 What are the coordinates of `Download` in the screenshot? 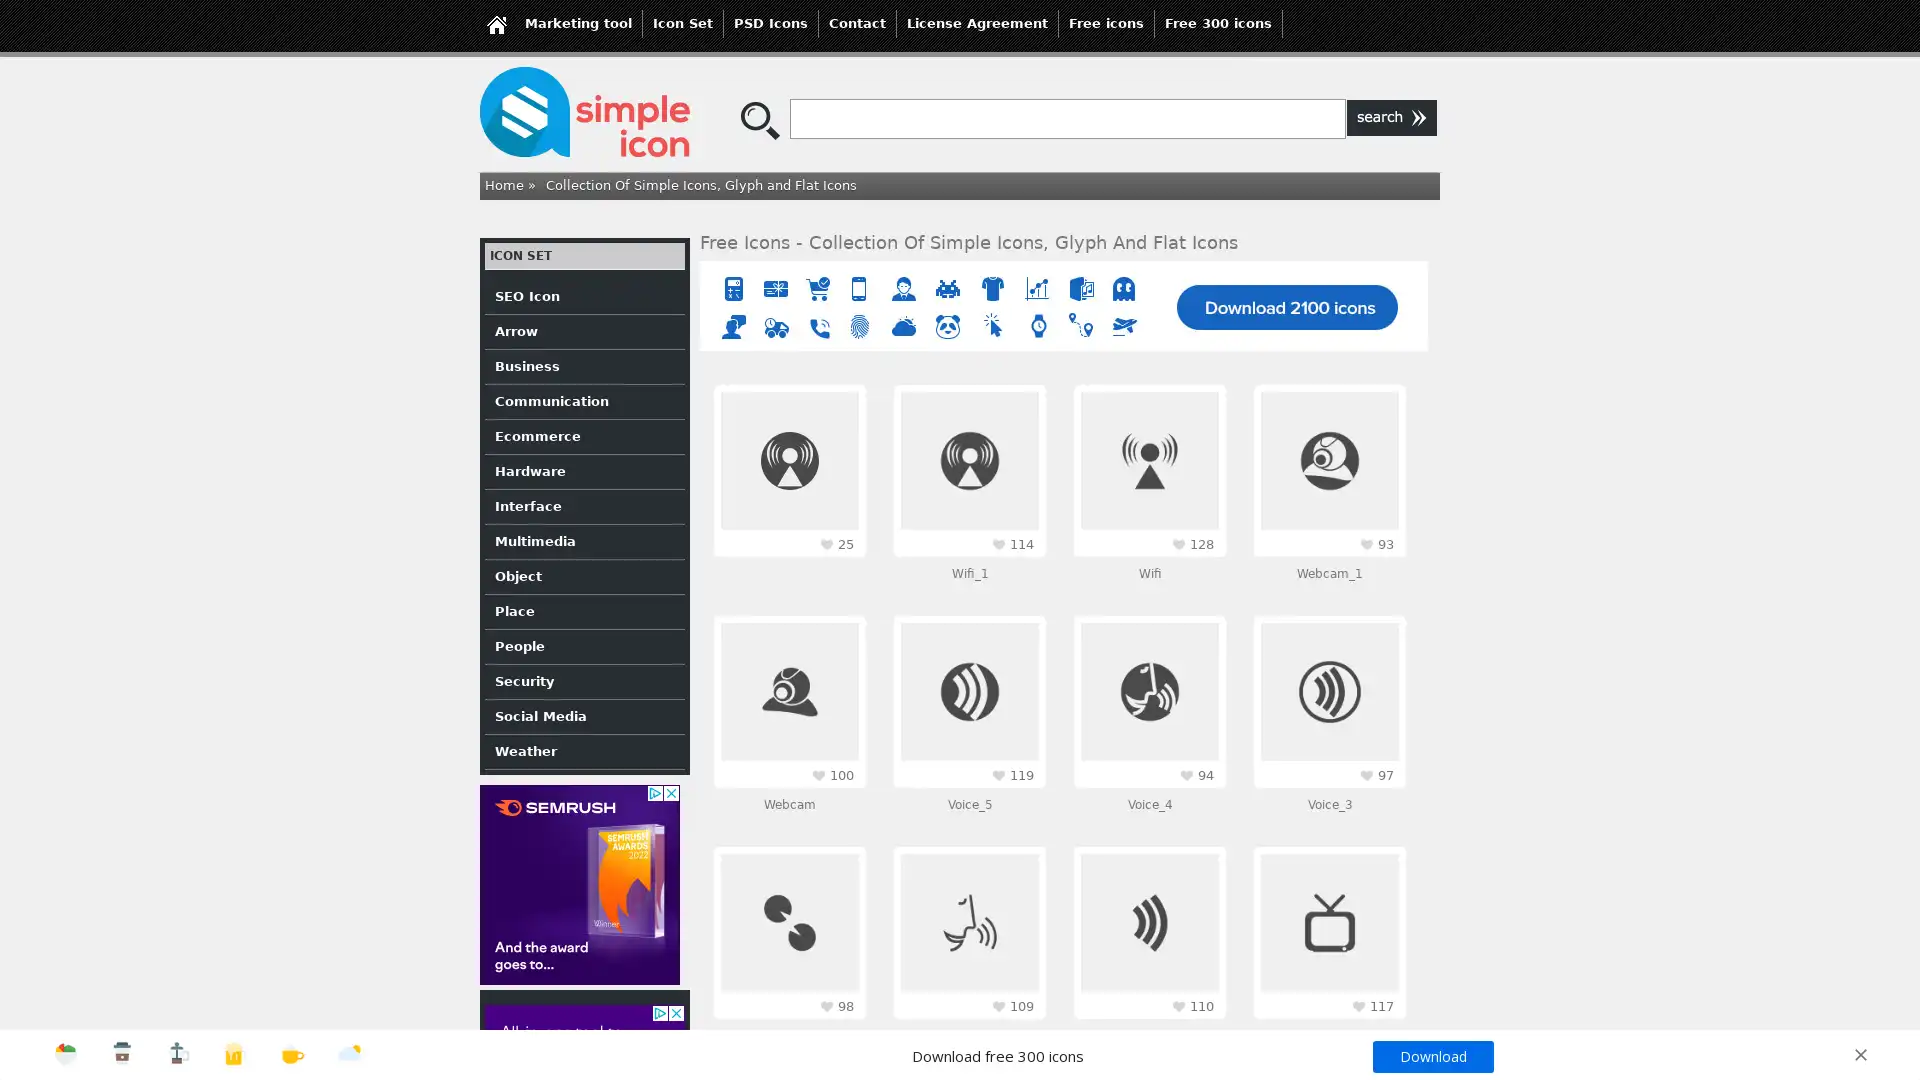 It's located at (1431, 1055).